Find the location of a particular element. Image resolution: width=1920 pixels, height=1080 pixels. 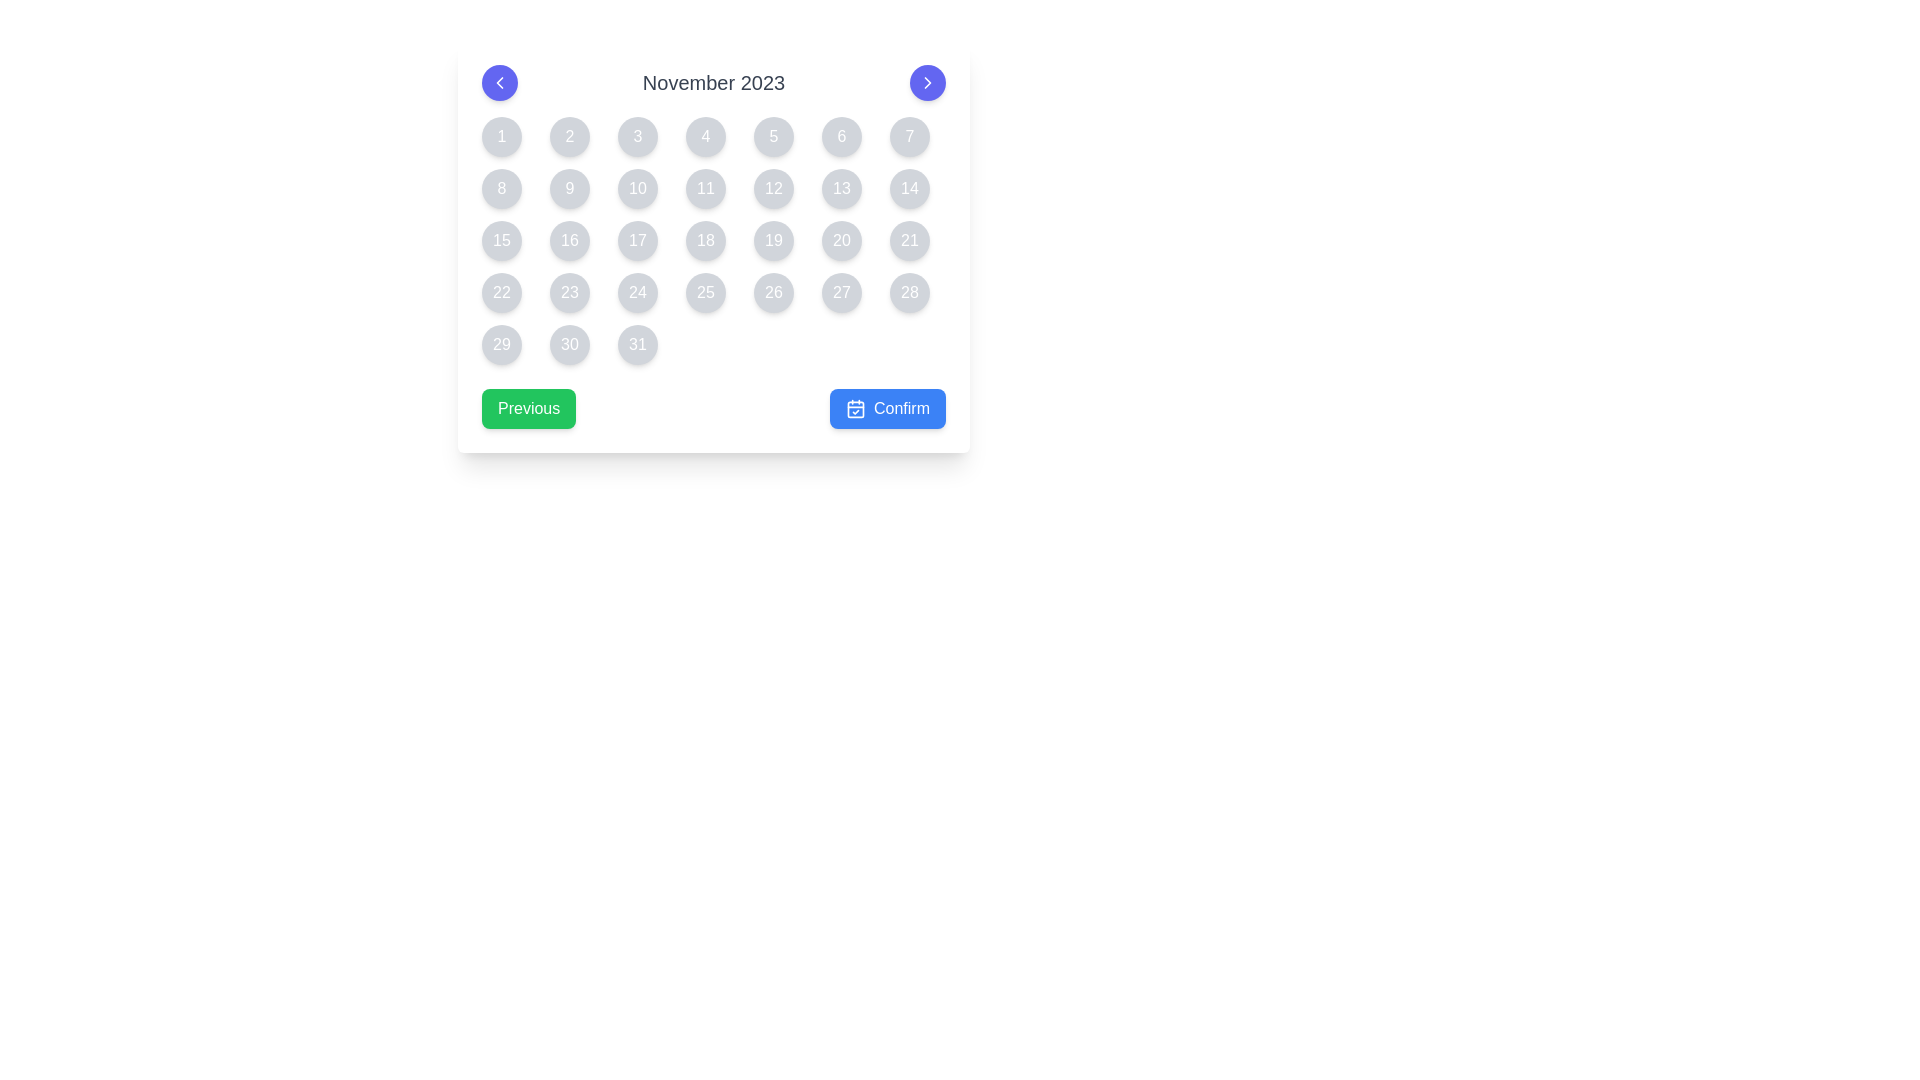

the 'Confirm' text label displayed in white on a blue rectangular button located at the lower right corner of the calendar interface is located at coordinates (901, 407).